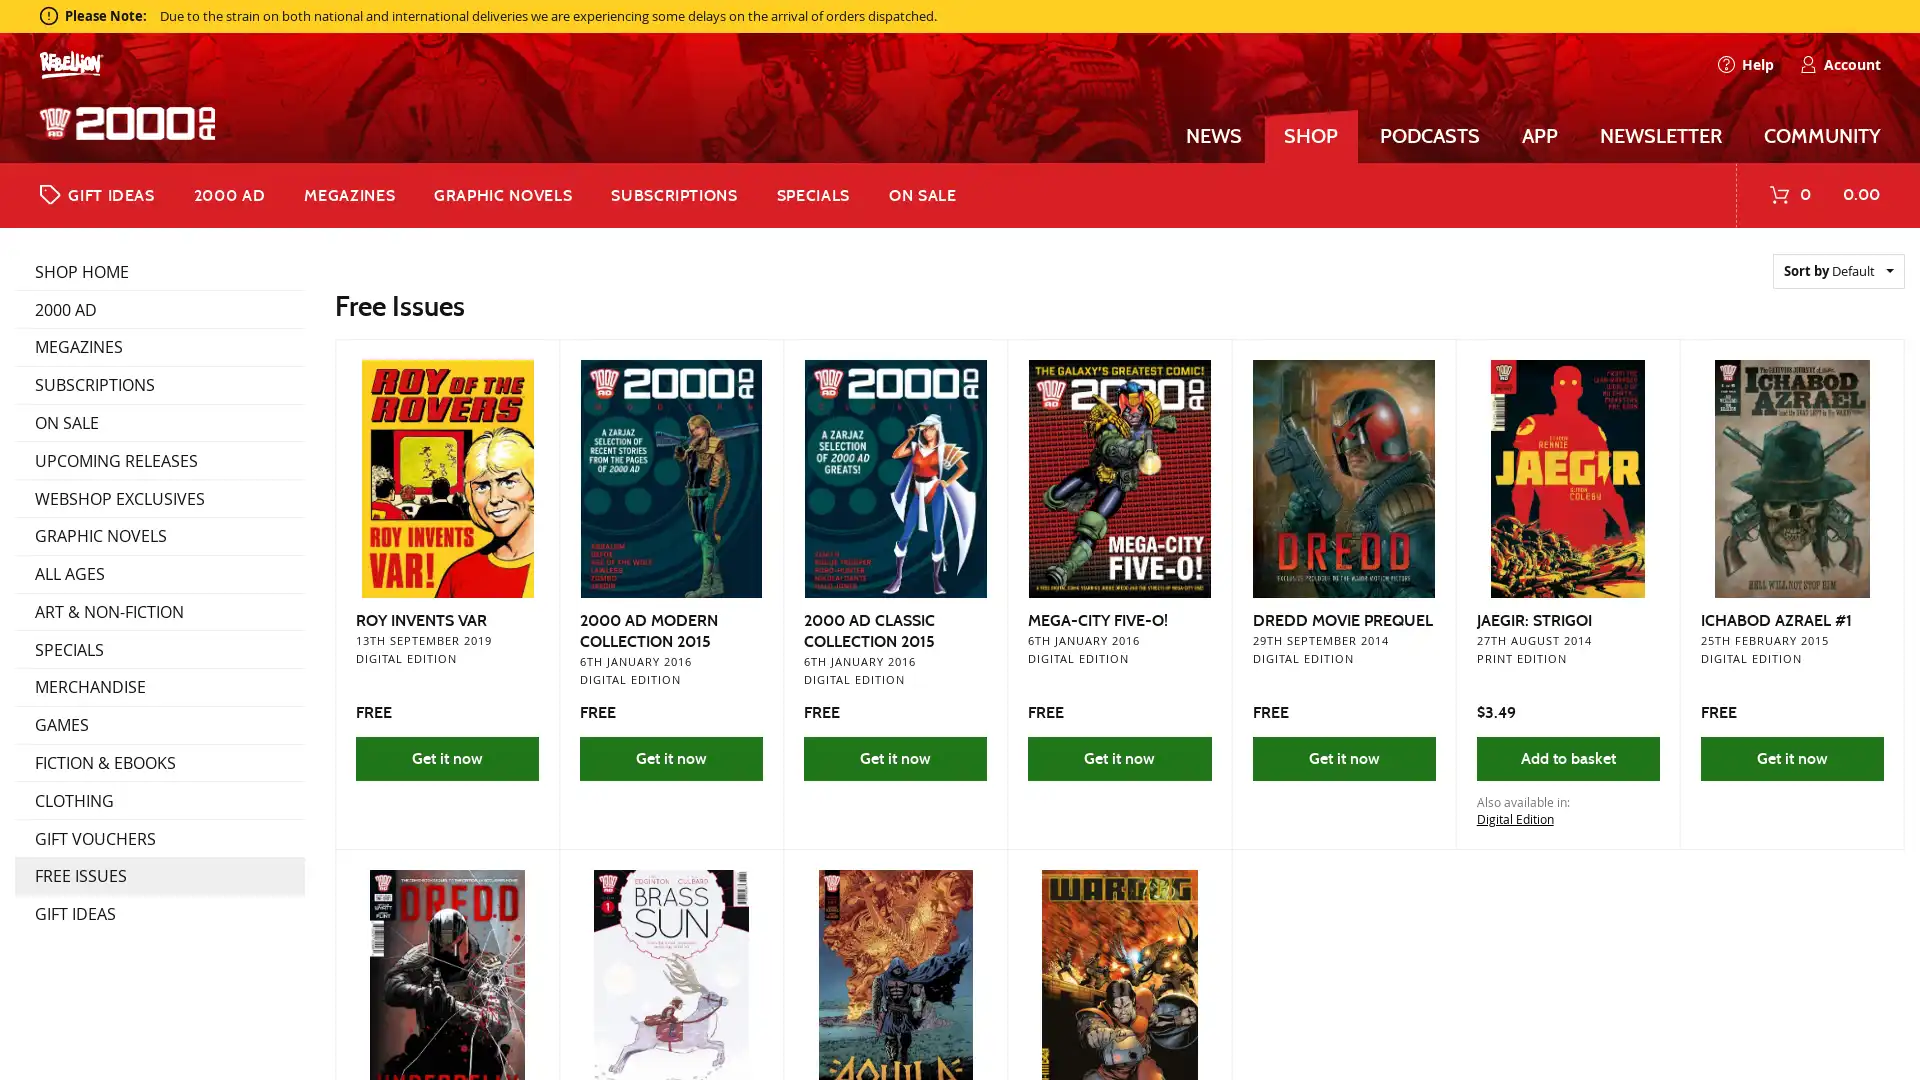 The height and width of the screenshot is (1080, 1920). I want to click on Digital Edition, so click(1514, 819).